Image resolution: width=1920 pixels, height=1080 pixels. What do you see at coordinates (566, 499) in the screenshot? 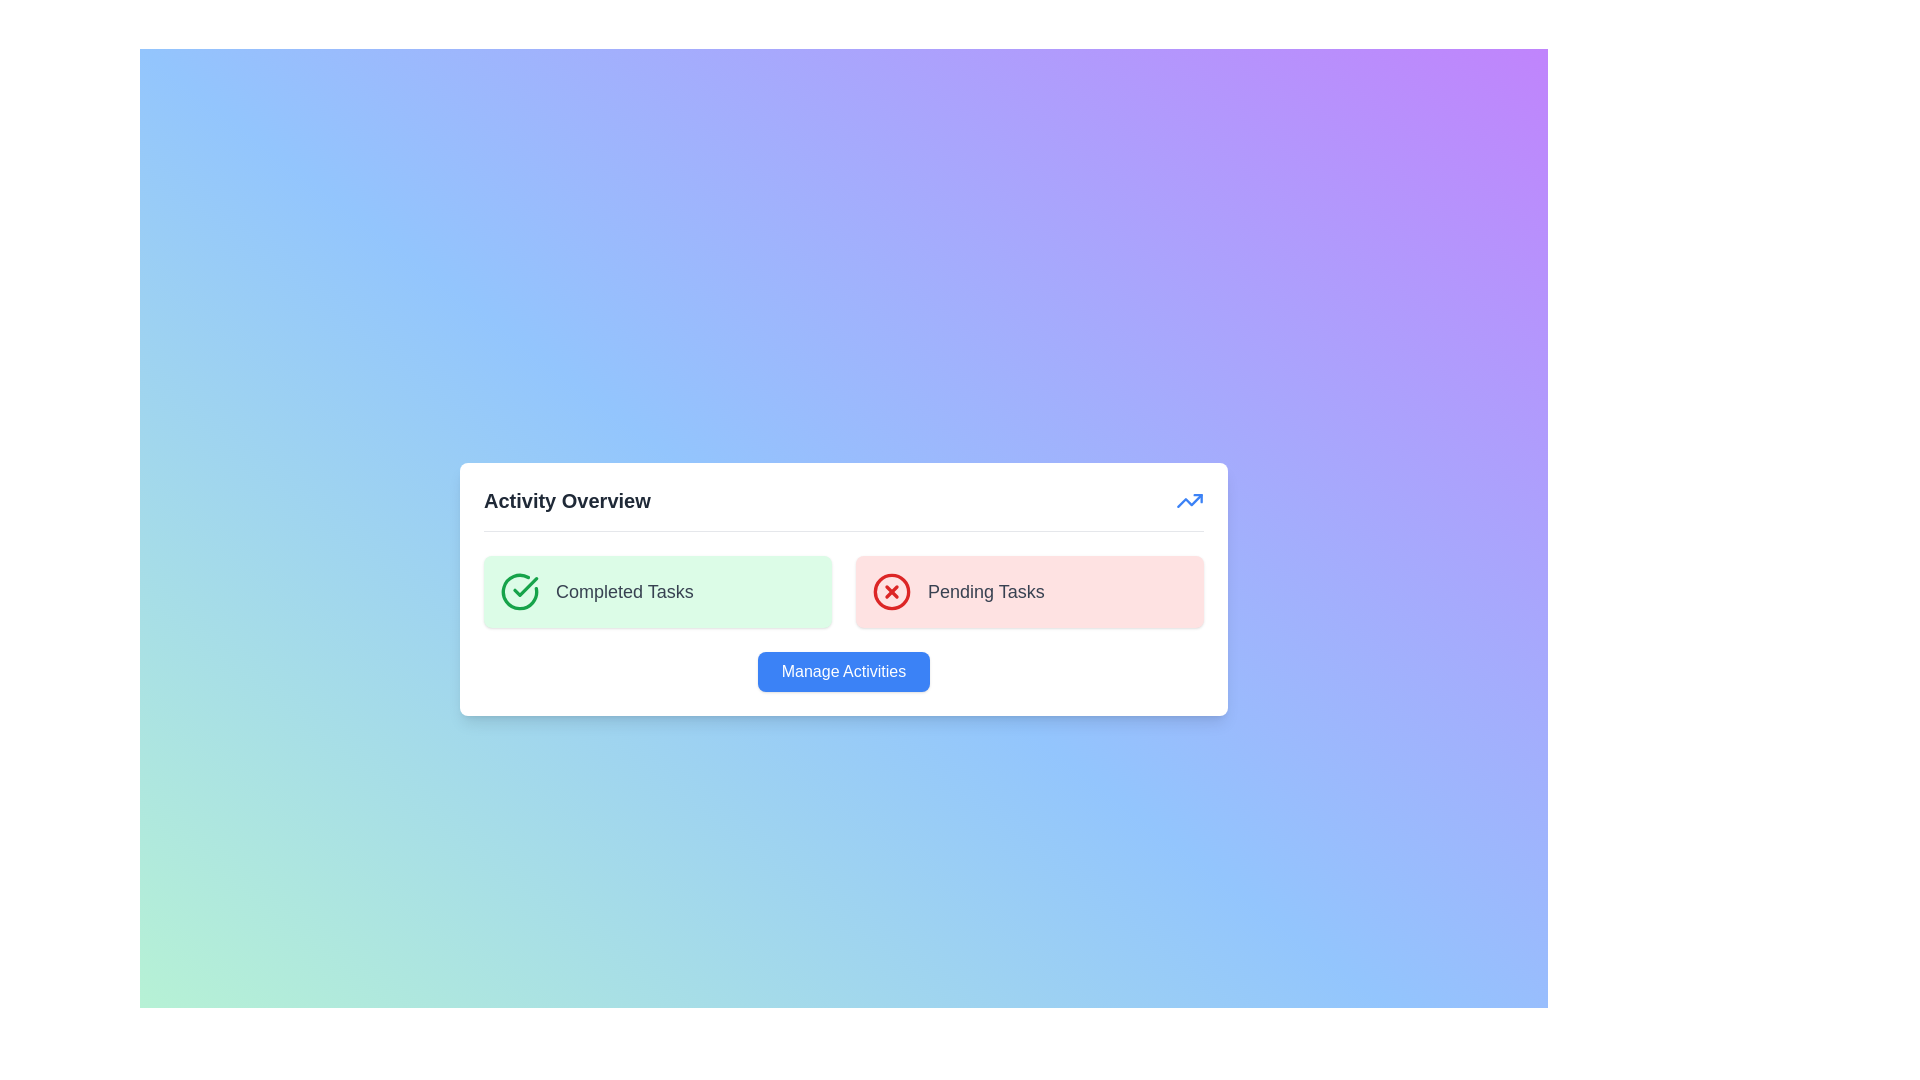
I see `'Activity Overview' header text, which is styled in bold and large font, located at the top left of the section in dark gray color` at bounding box center [566, 499].